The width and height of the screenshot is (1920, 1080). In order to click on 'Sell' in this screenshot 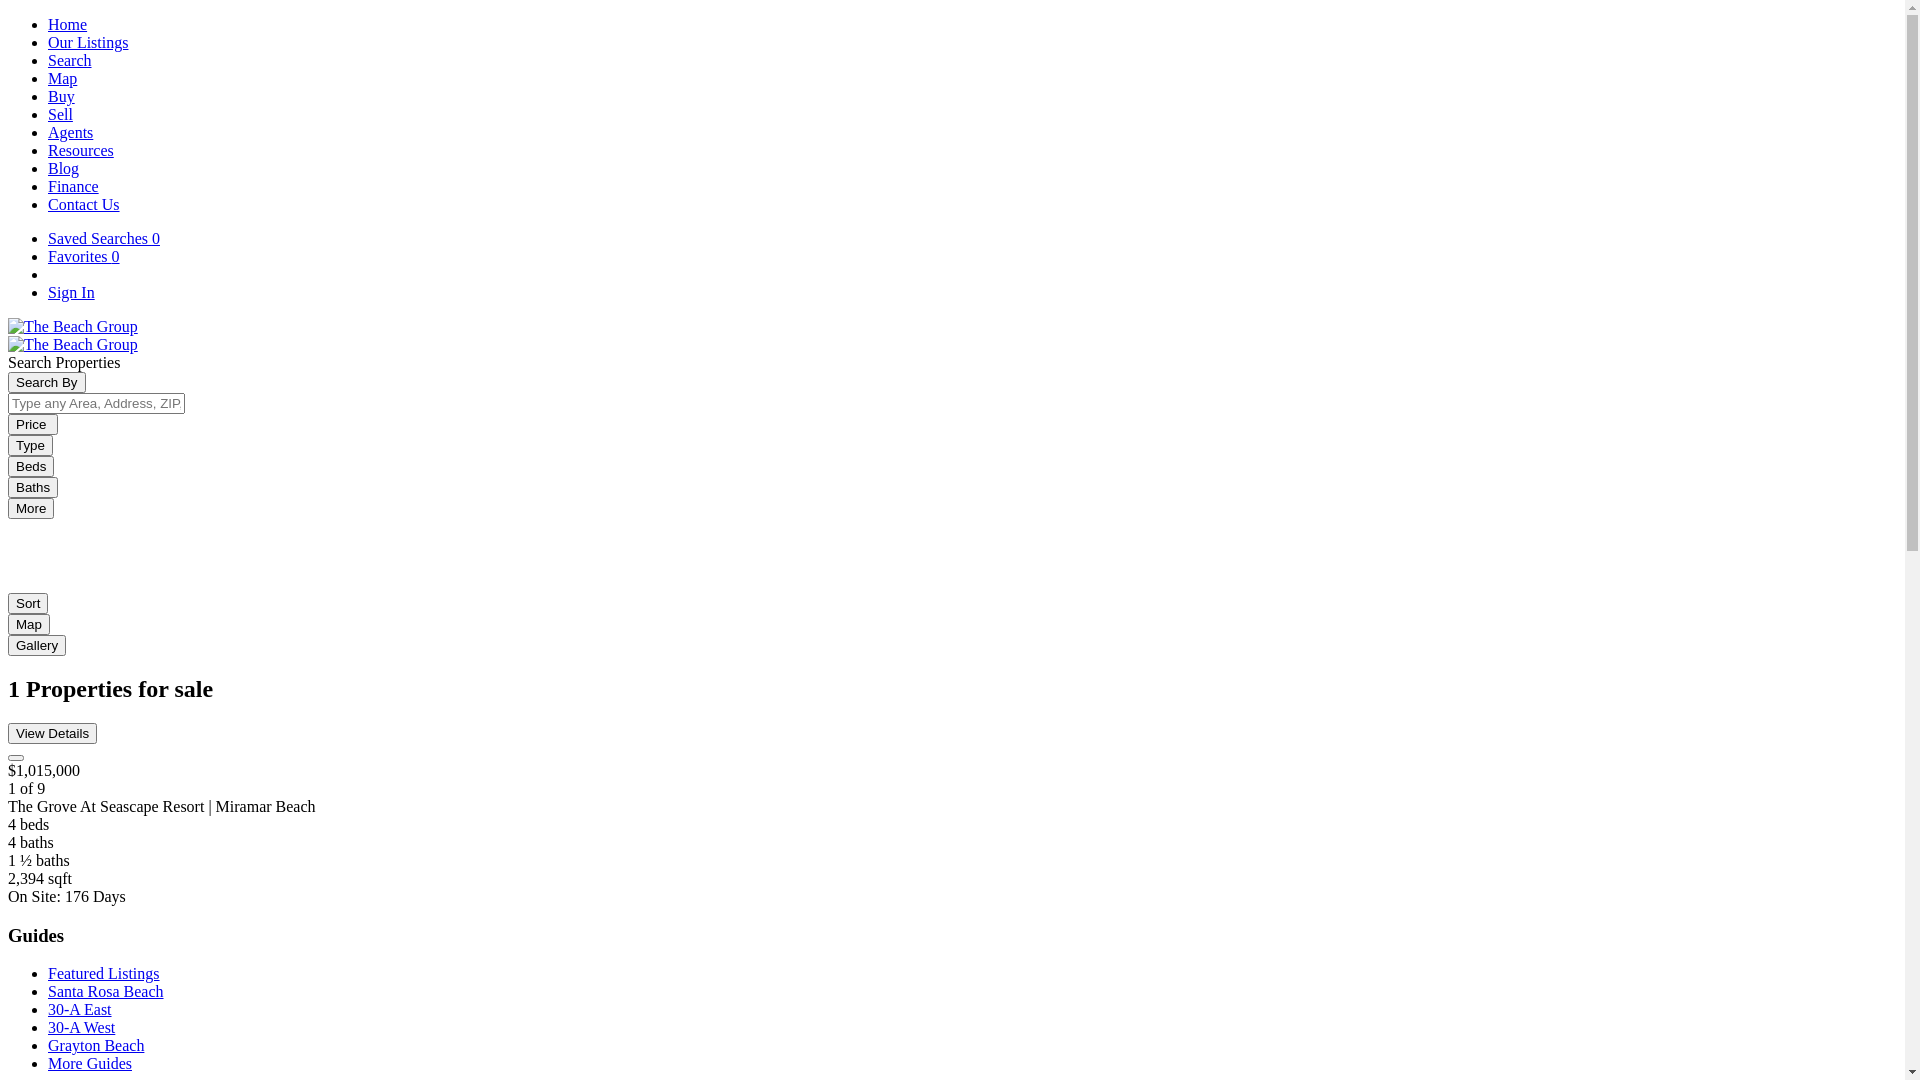, I will do `click(60, 114)`.